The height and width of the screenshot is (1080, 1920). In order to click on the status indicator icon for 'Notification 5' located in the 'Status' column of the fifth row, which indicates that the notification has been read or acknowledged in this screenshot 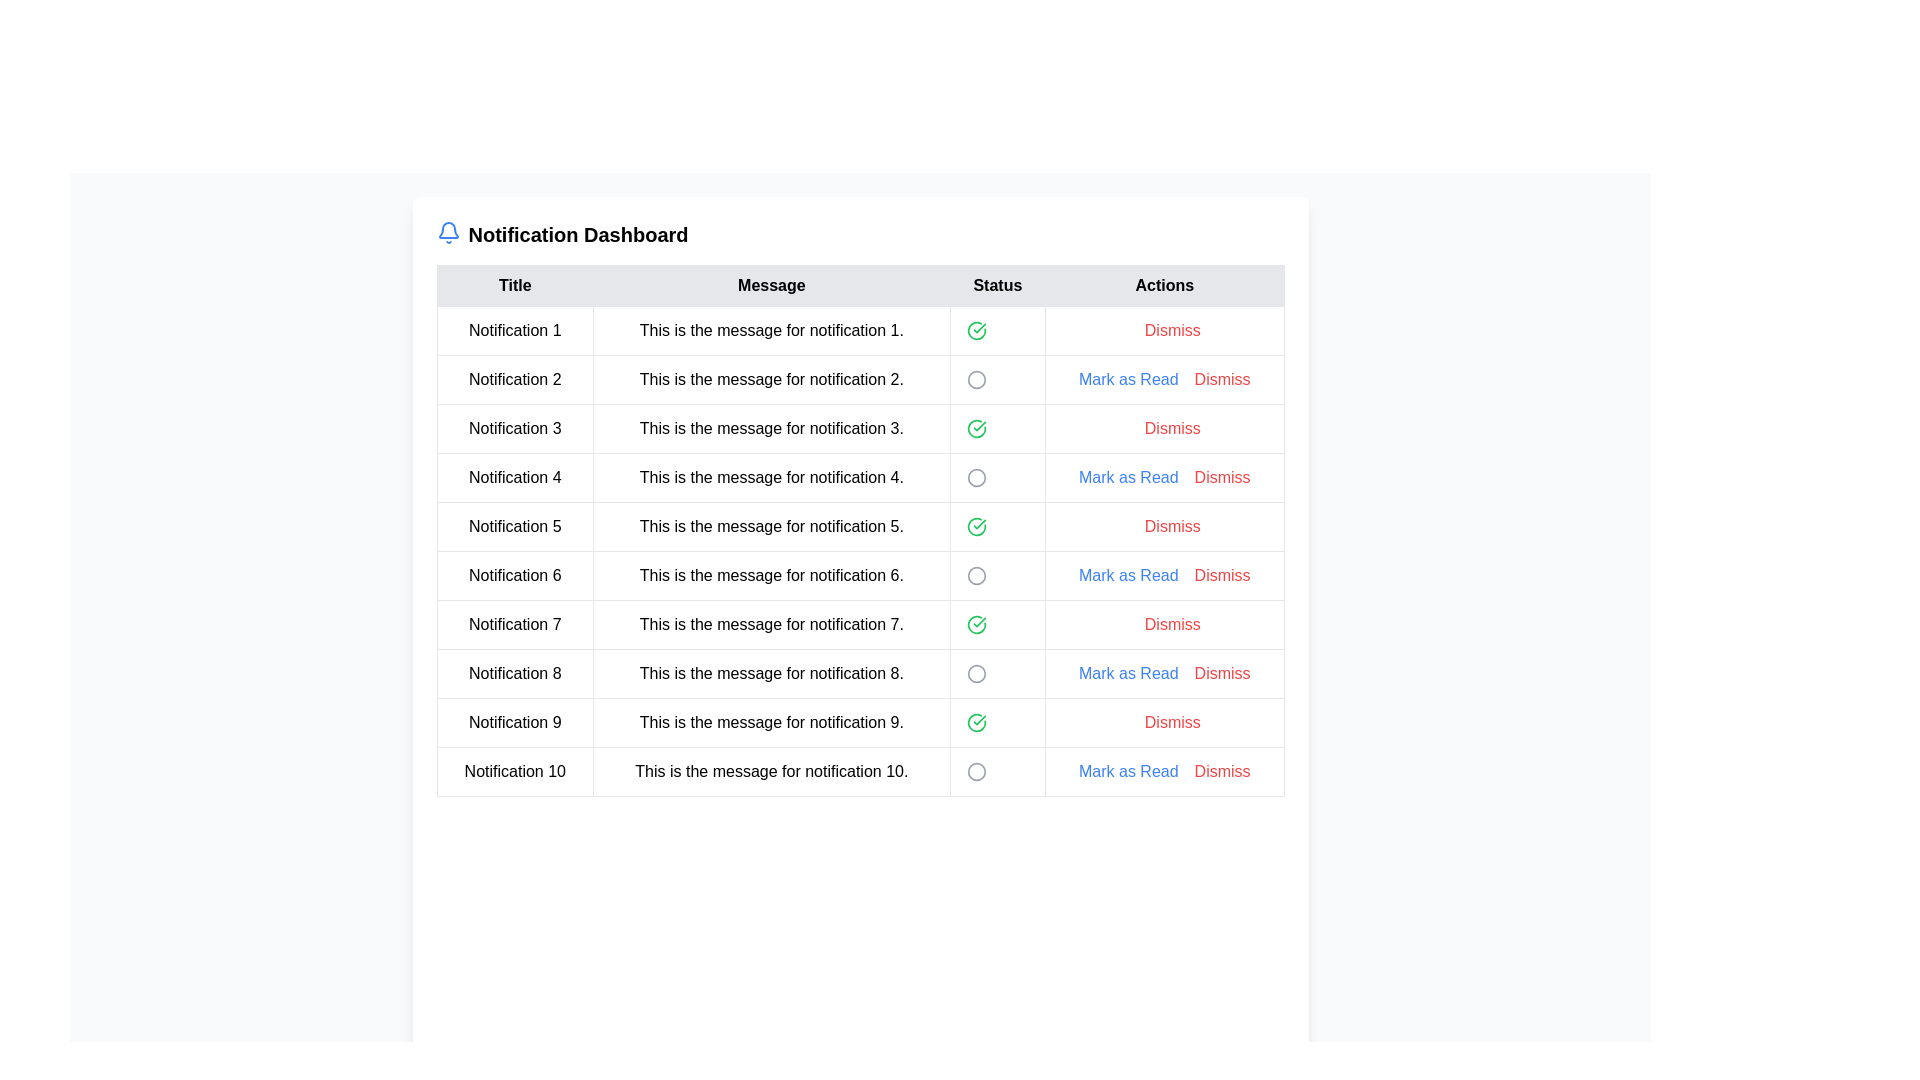, I will do `click(976, 526)`.